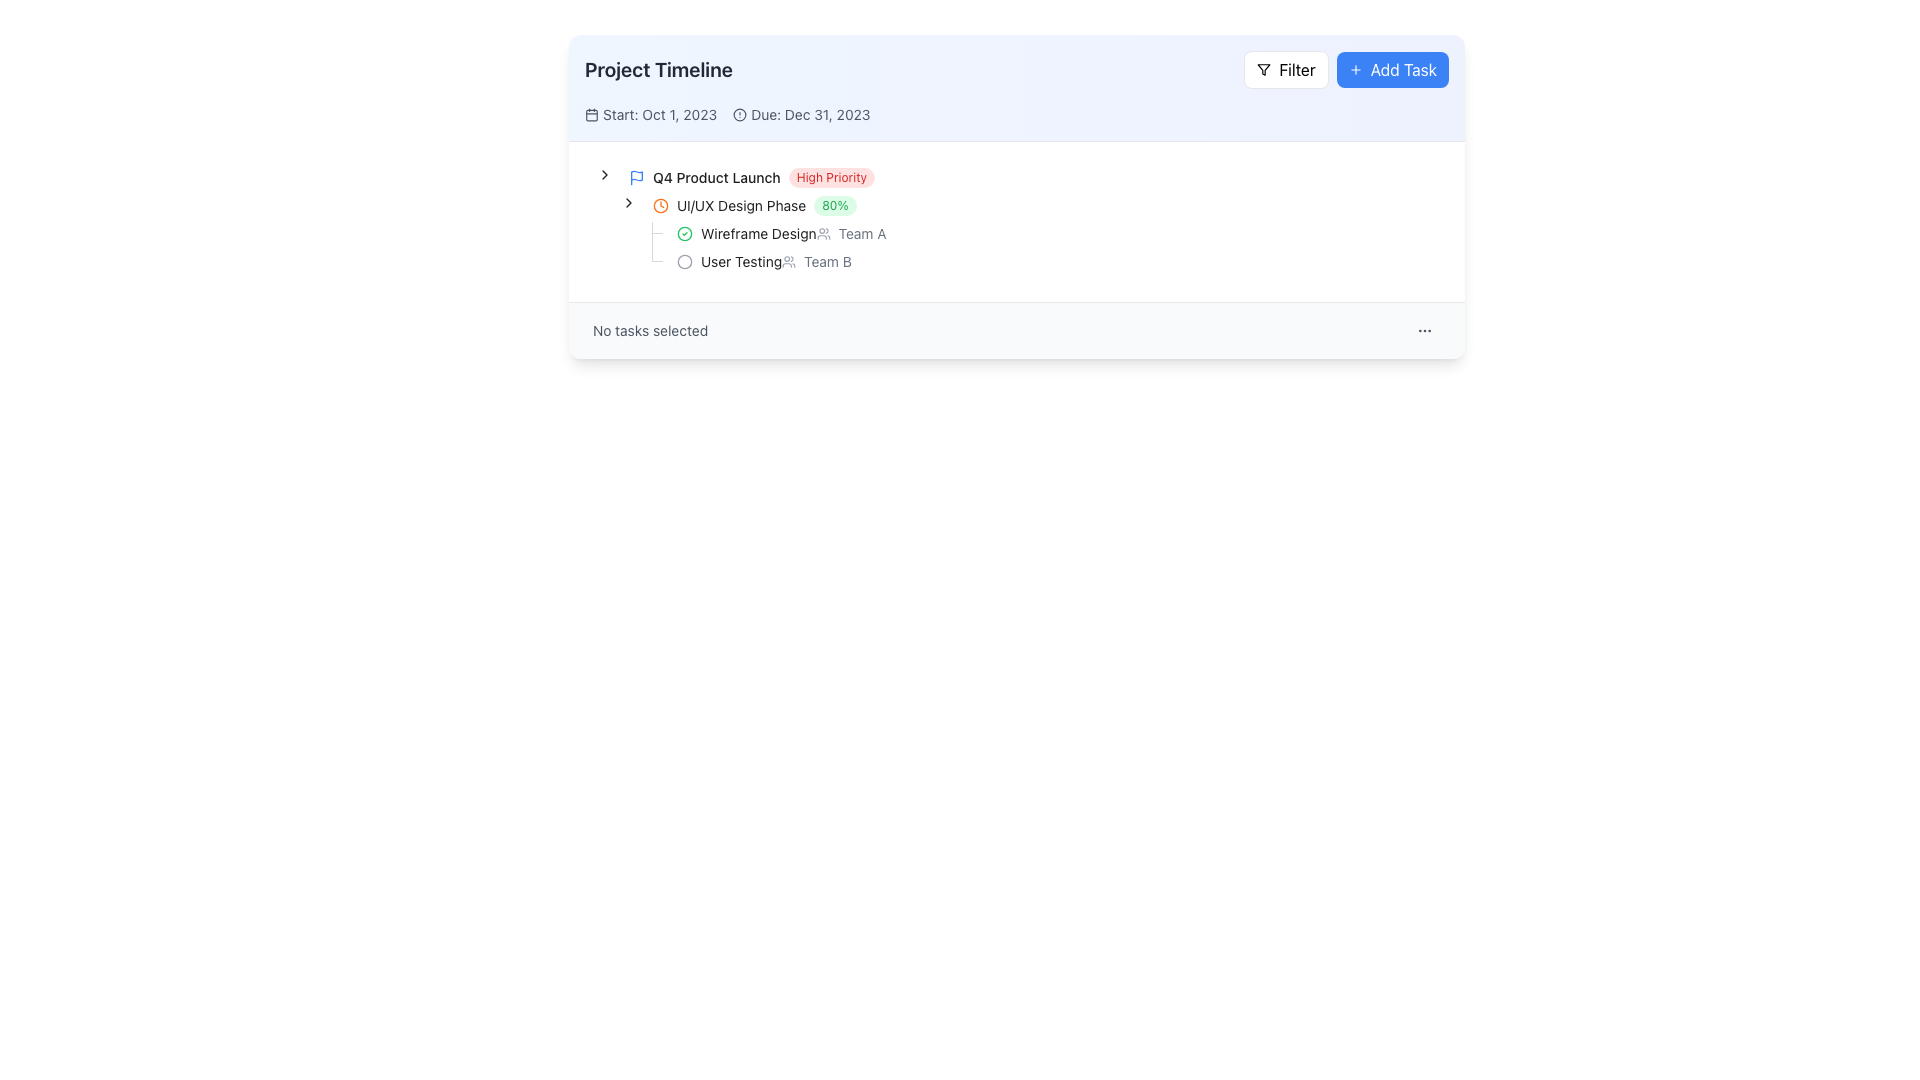  I want to click on the team icon indicating 'Team B' in the 'User Testing' row under the 'UI/UX Design Phase' section, so click(788, 261).